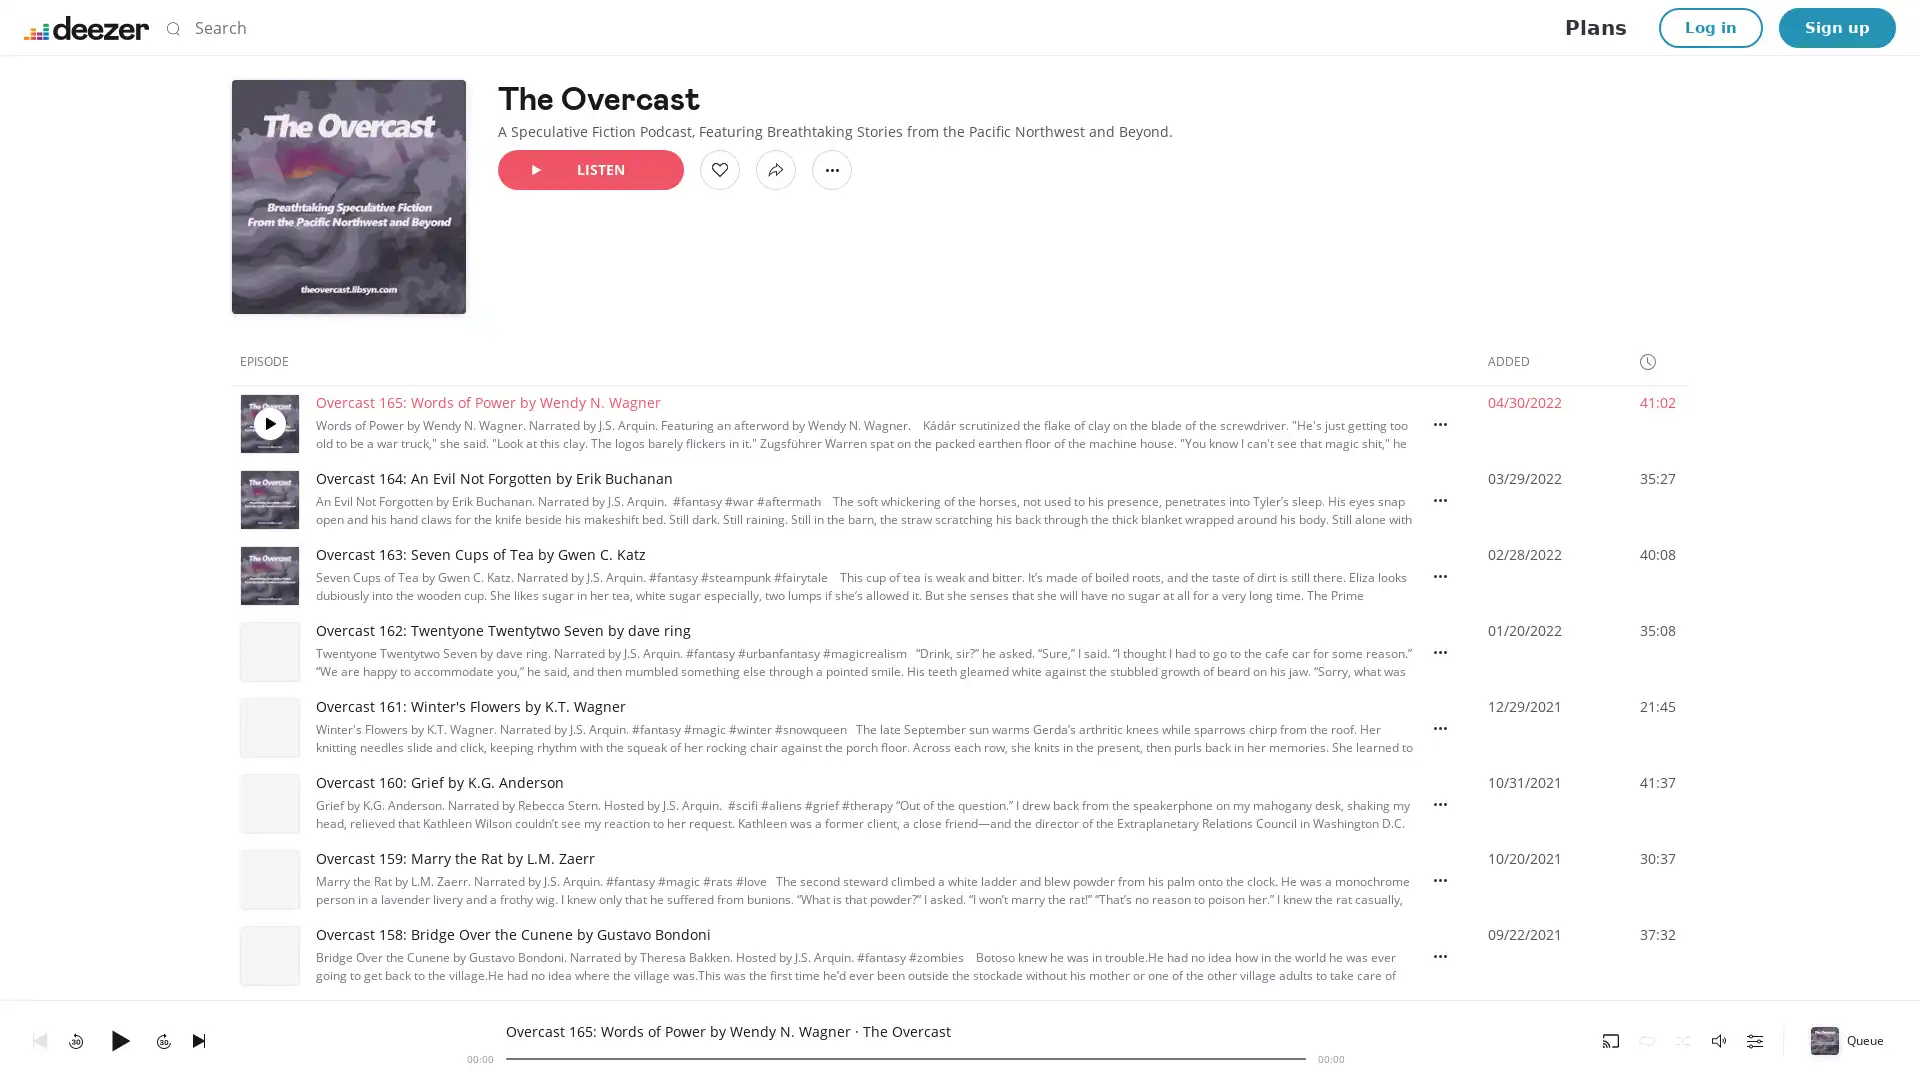  What do you see at coordinates (268, 1032) in the screenshot?
I see `Play Overcast 157: Katabasis by Catherine George by The Overcast` at bounding box center [268, 1032].